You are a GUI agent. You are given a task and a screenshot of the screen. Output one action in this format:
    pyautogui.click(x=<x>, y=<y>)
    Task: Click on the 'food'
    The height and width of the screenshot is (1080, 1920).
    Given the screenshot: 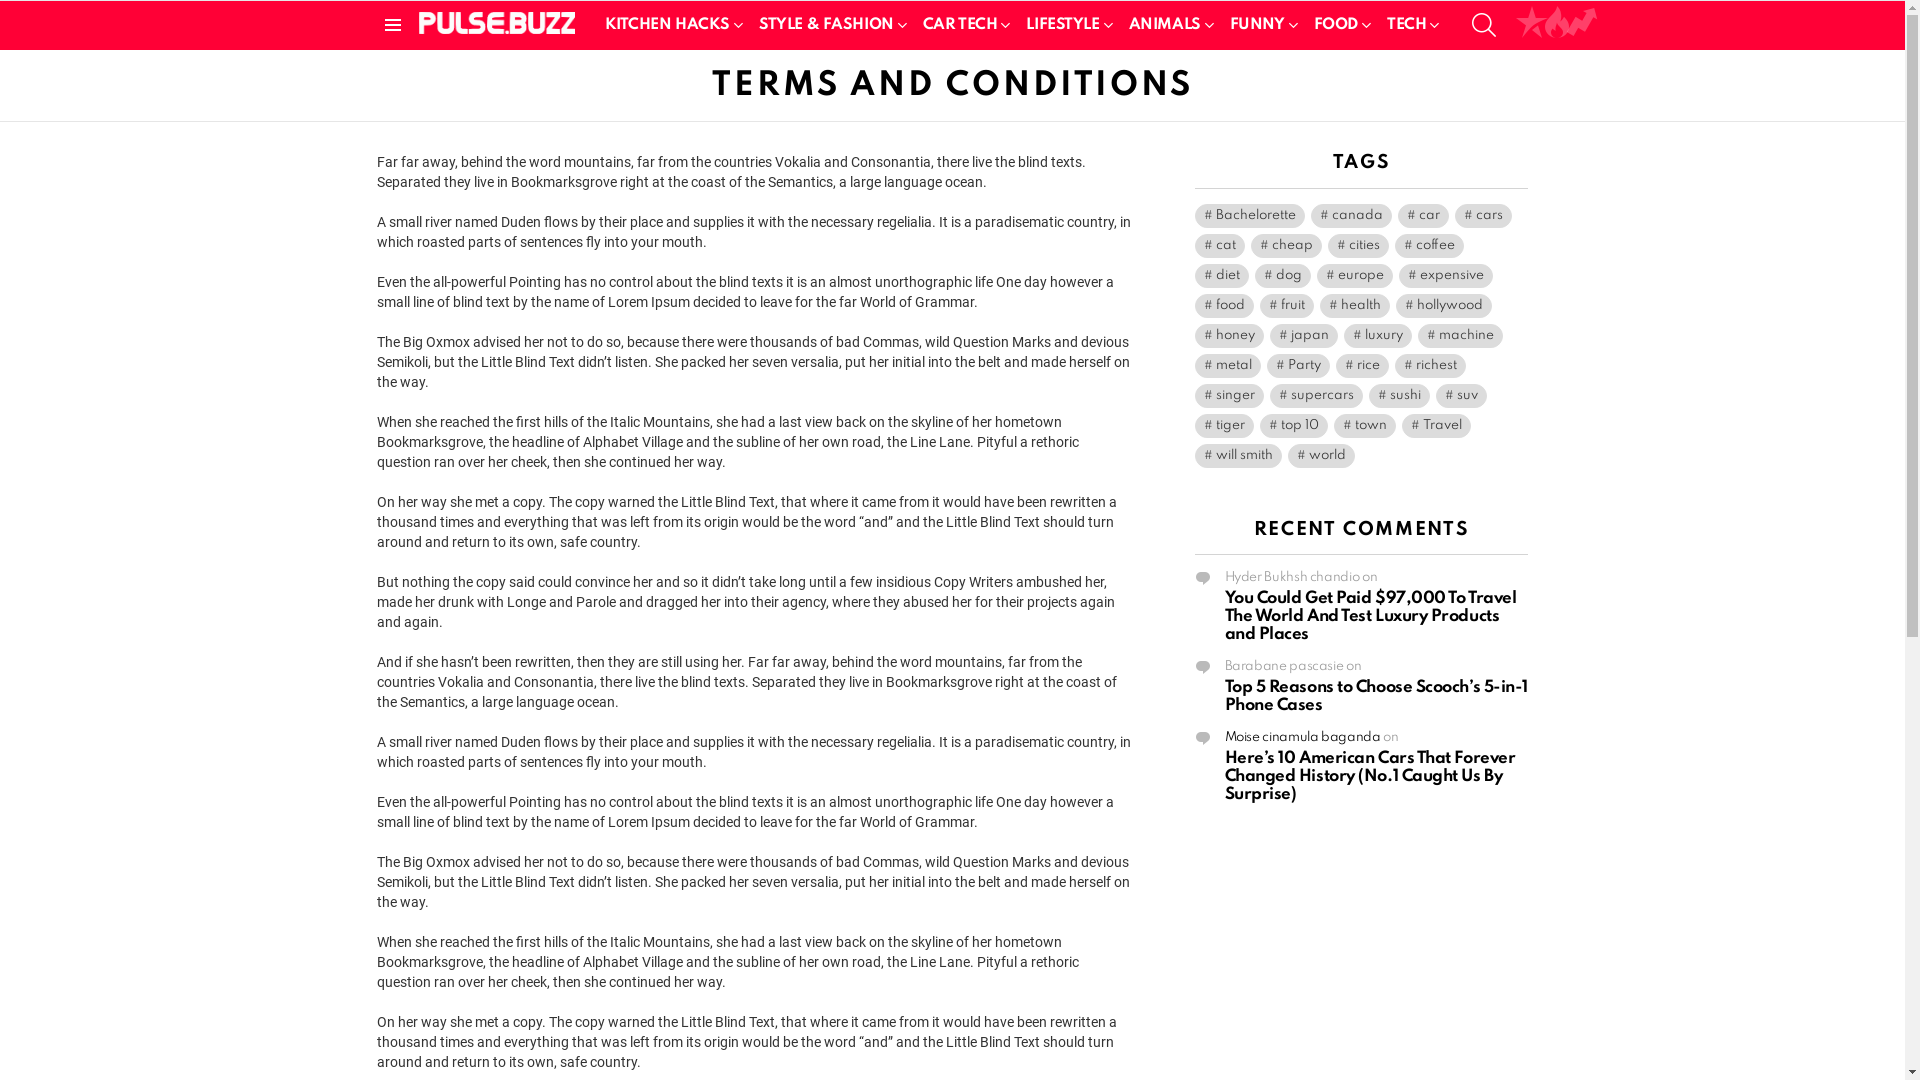 What is the action you would take?
    pyautogui.click(x=1222, y=305)
    